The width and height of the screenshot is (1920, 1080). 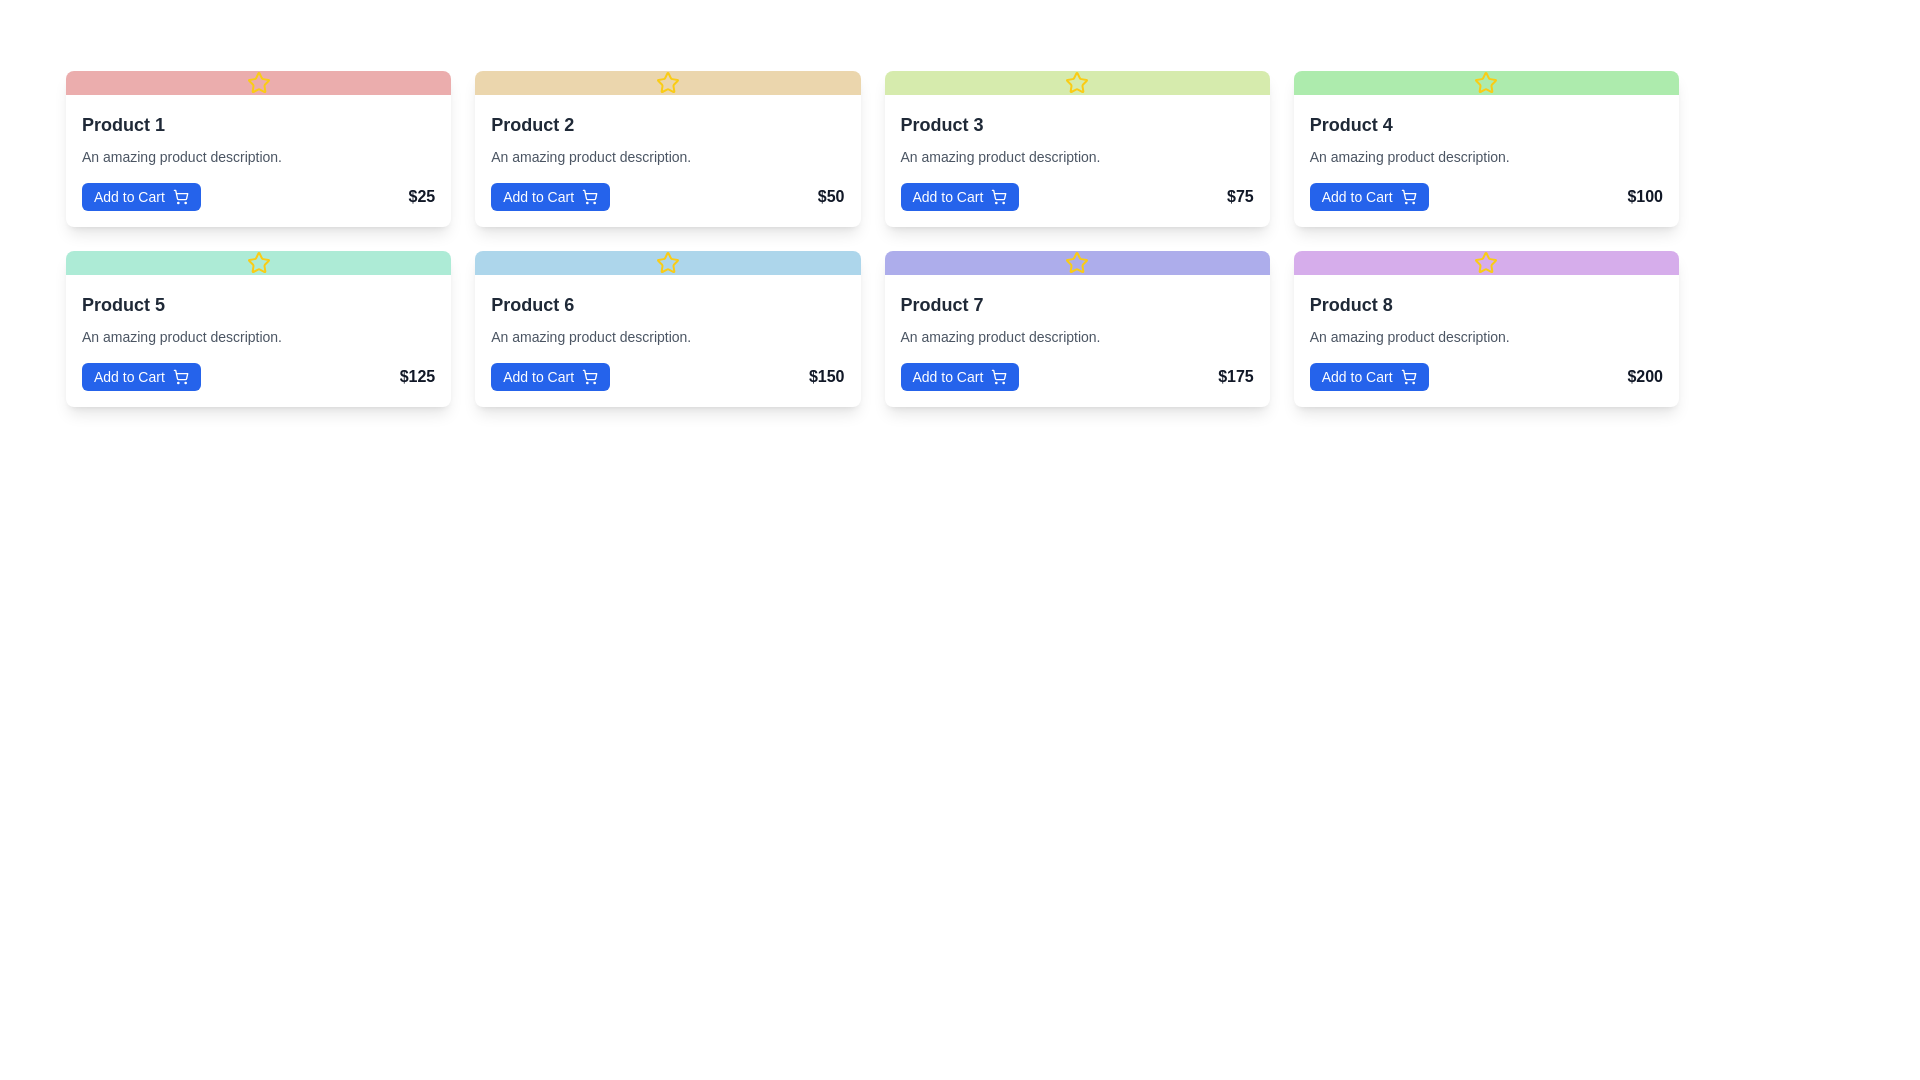 What do you see at coordinates (257, 82) in the screenshot?
I see `the first rating star icon located at the top of the 'Product 1' card, which is distinguished by its pink background` at bounding box center [257, 82].